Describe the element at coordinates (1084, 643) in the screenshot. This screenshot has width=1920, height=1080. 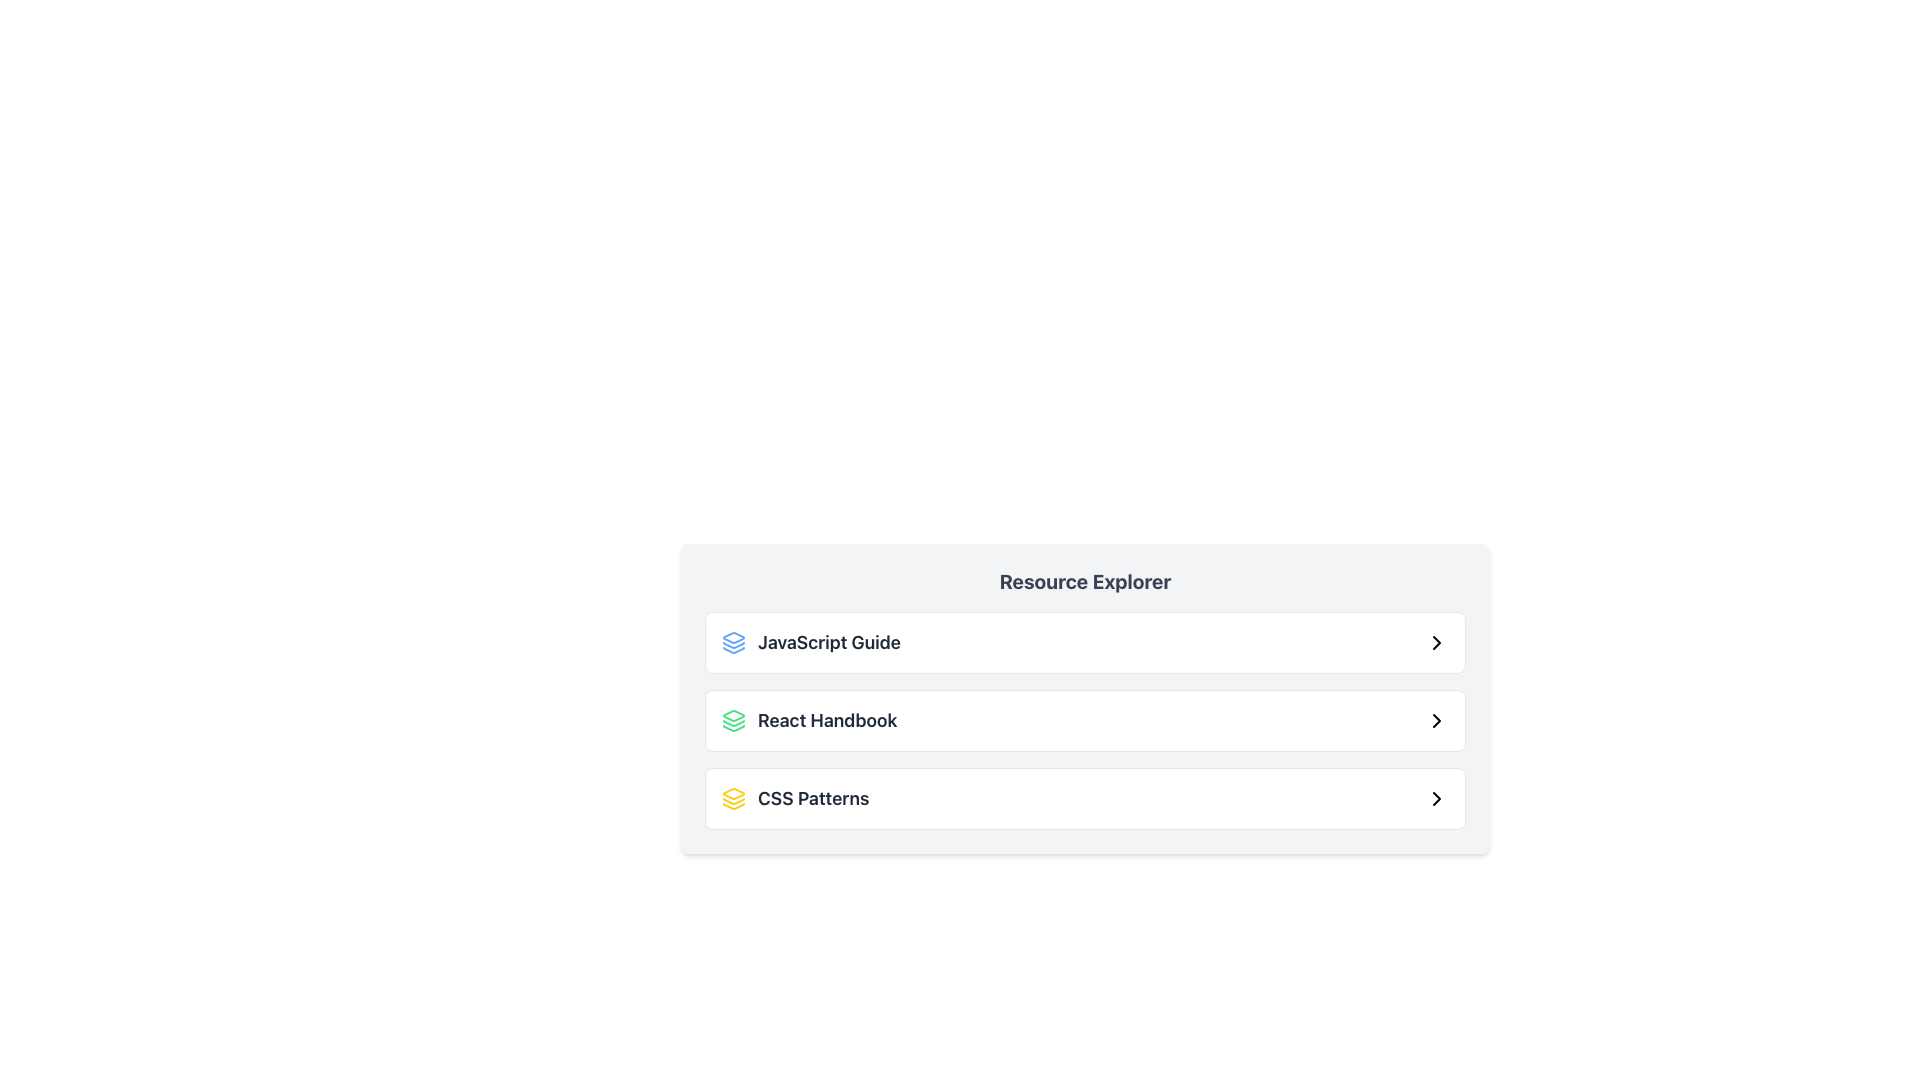
I see `the first item in the navigational menu labeled 'JavaScript Guide'` at that location.